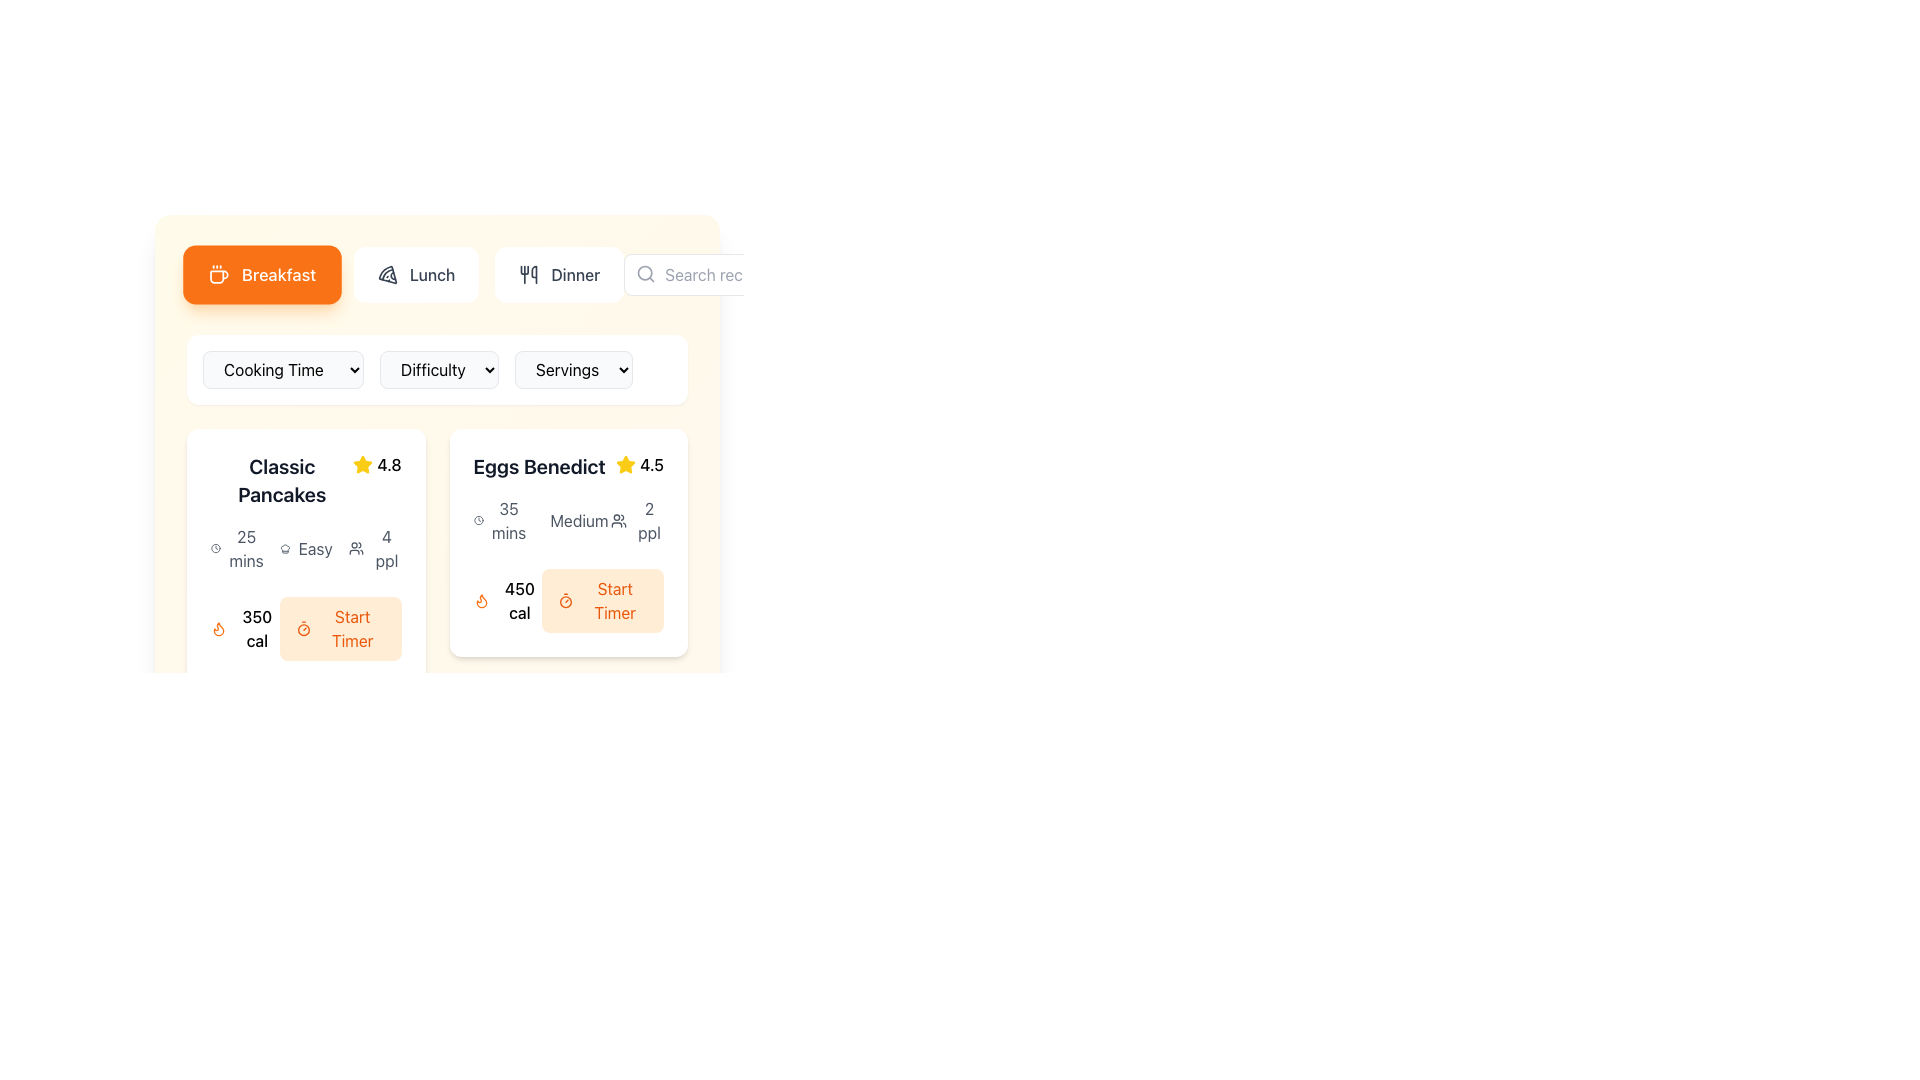 The height and width of the screenshot is (1080, 1920). Describe the element at coordinates (282, 370) in the screenshot. I see `the 'Cooking Time' dropdown menu` at that location.